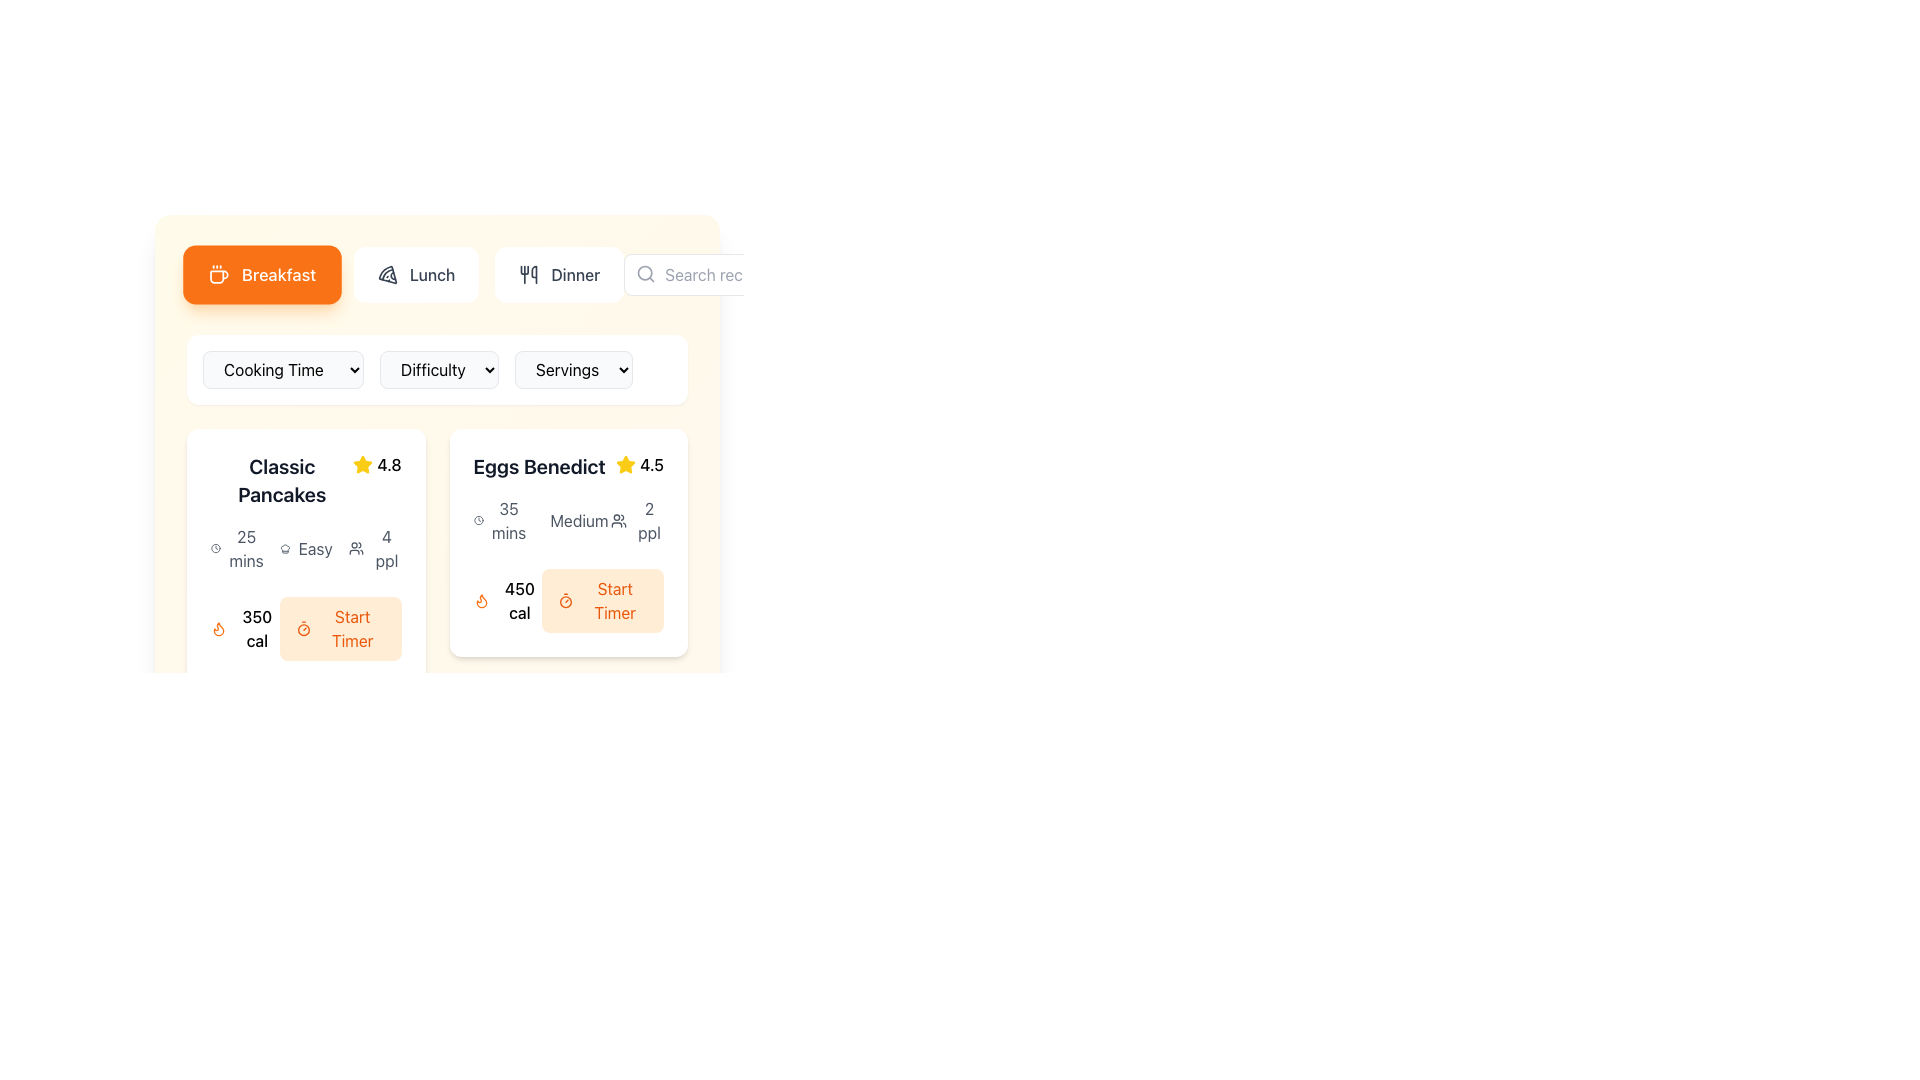 The height and width of the screenshot is (1080, 1920). Describe the element at coordinates (282, 370) in the screenshot. I see `the 'Cooking Time' dropdown menu` at that location.